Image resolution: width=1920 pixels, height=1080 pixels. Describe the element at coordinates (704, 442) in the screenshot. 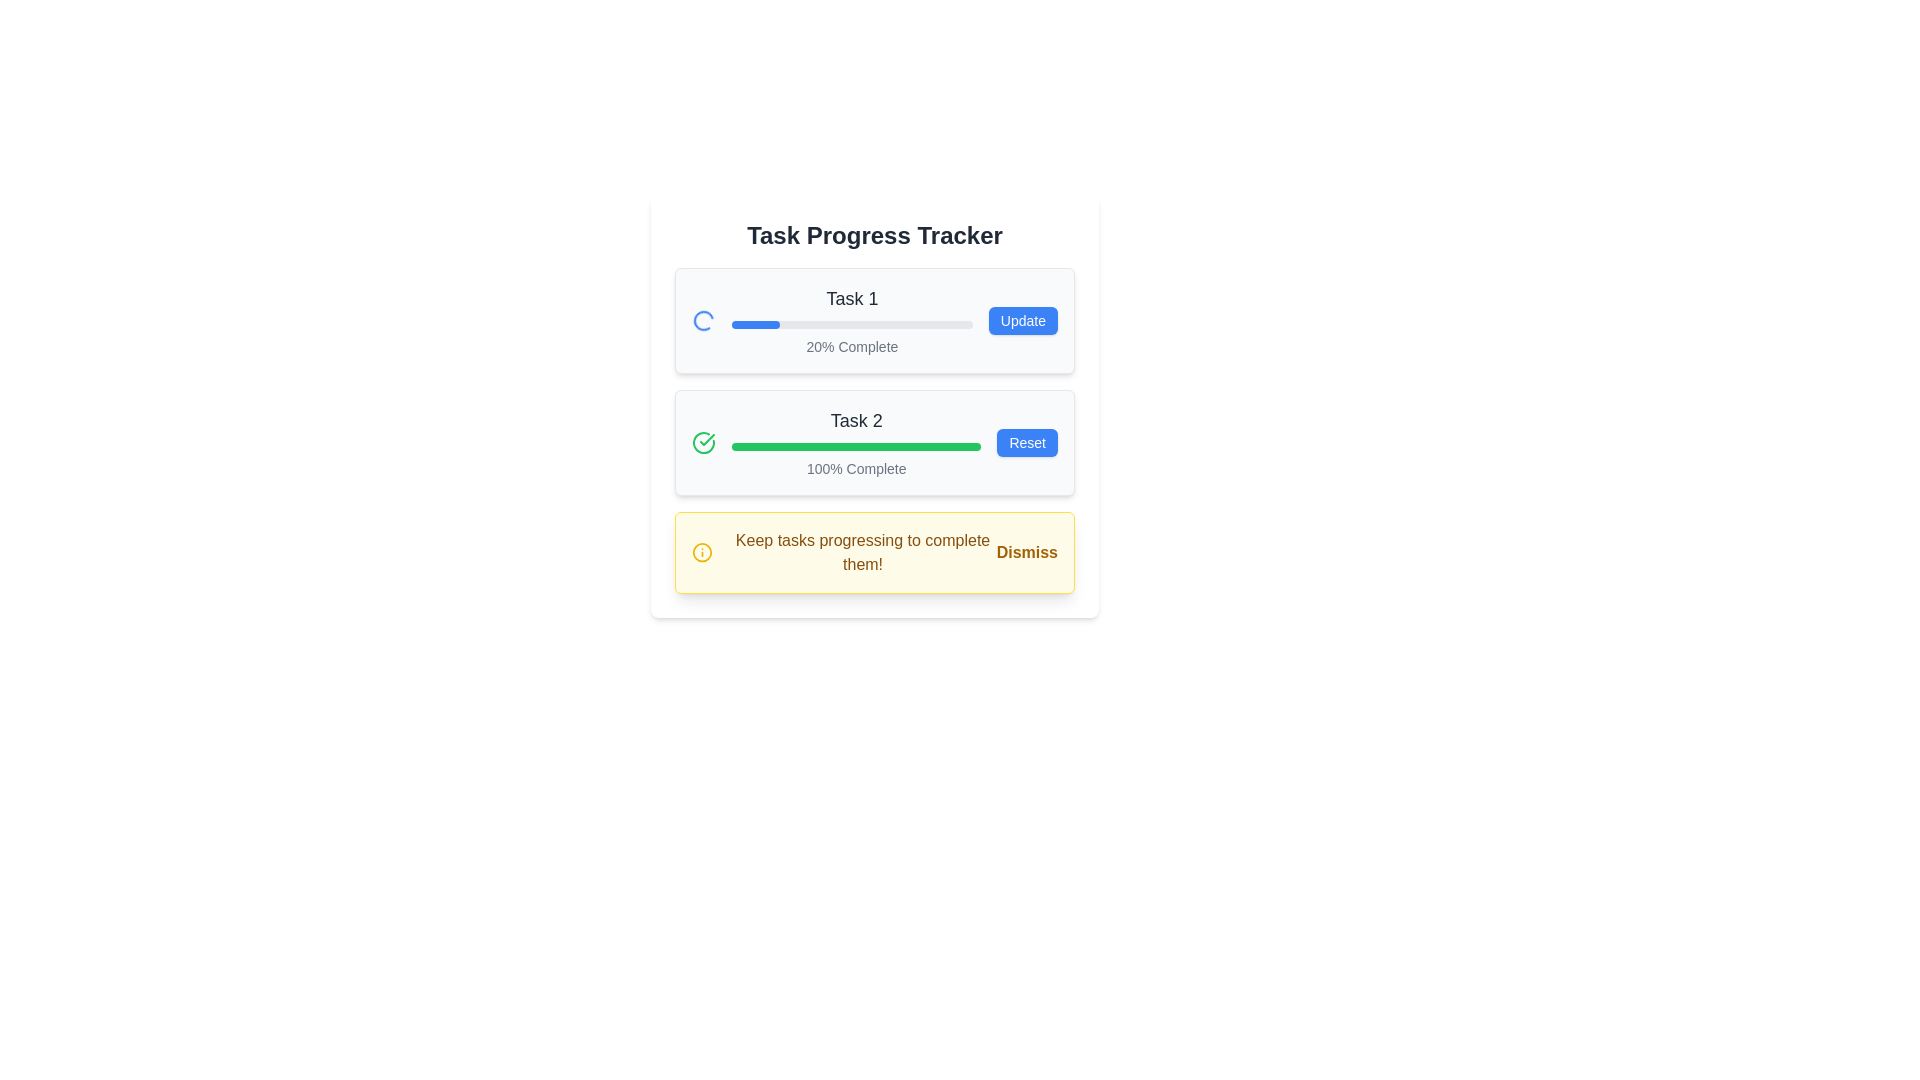

I see `the circular green outlined icon with a checkmark, located next to the 'Task 2' label and above the '100% Complete' progress bar` at that location.